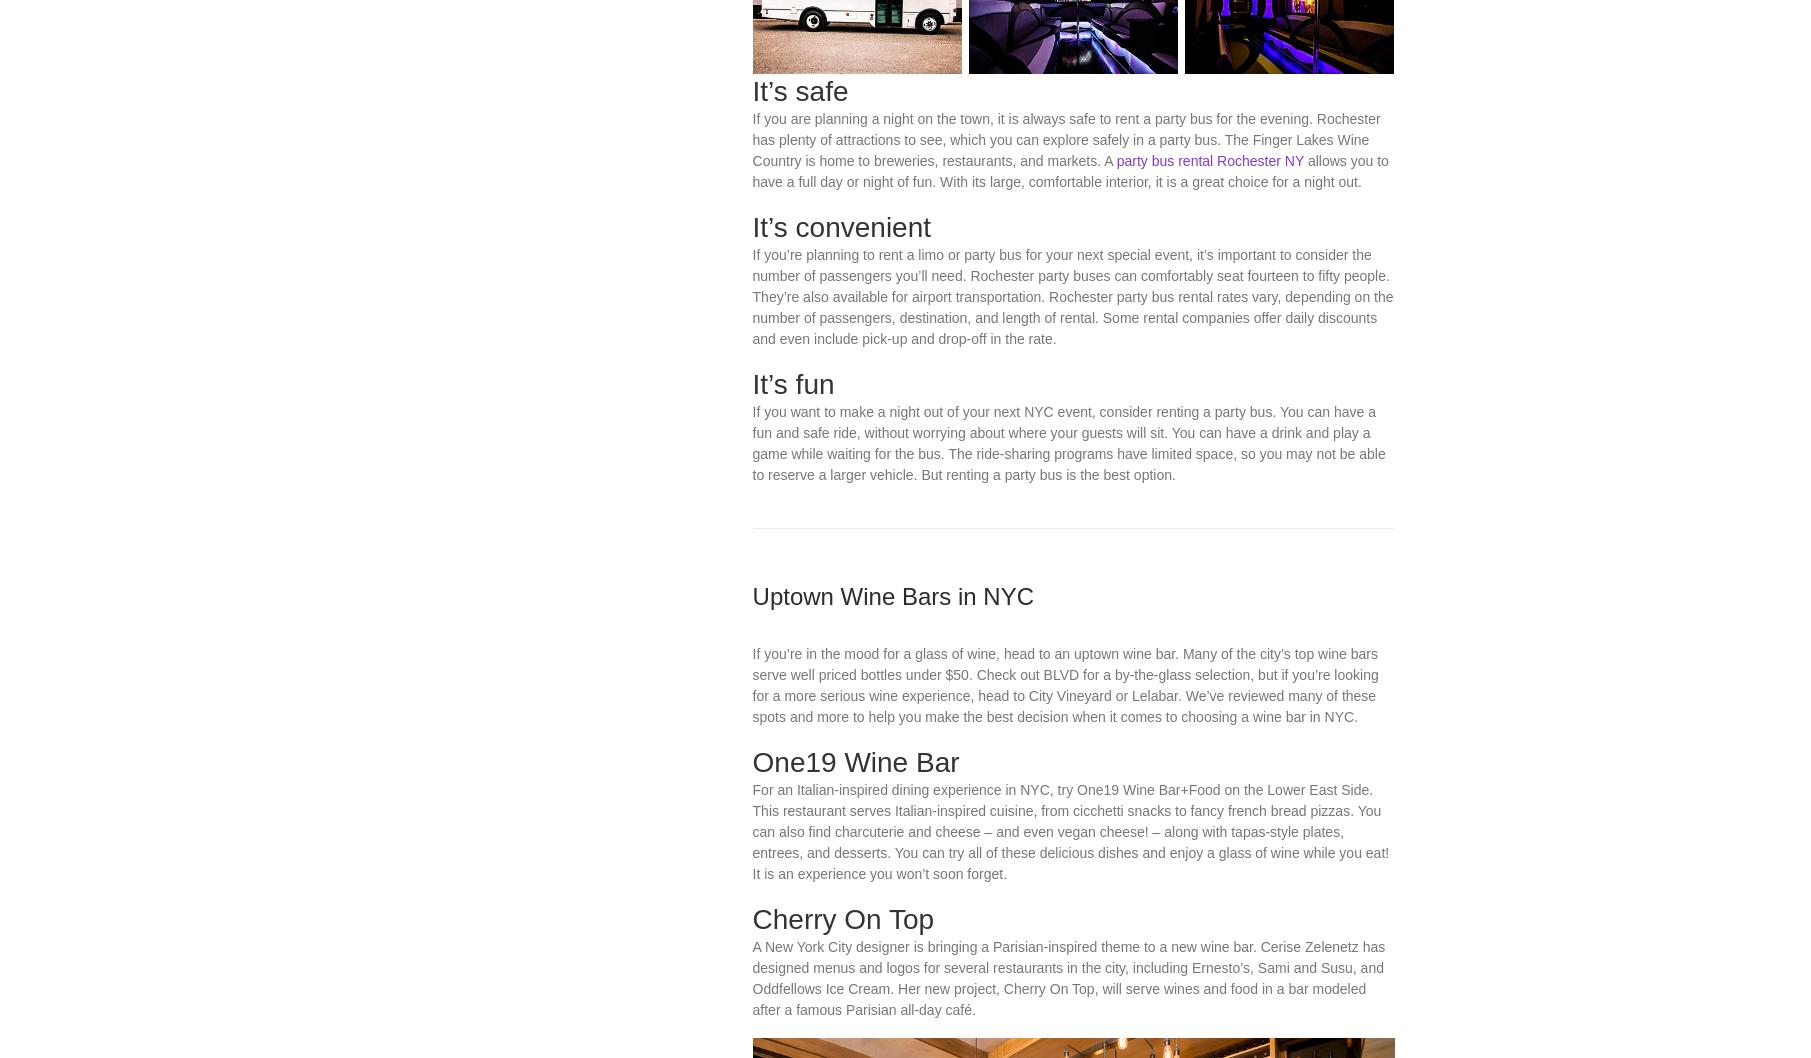 Image resolution: width=1811 pixels, height=1058 pixels. I want to click on 'It’s safe', so click(798, 280).